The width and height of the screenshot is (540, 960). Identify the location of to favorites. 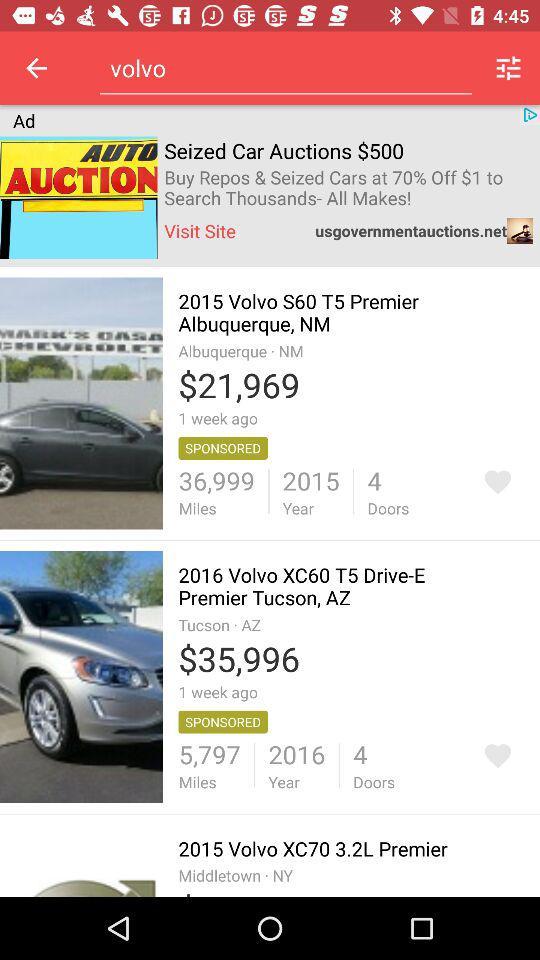
(496, 481).